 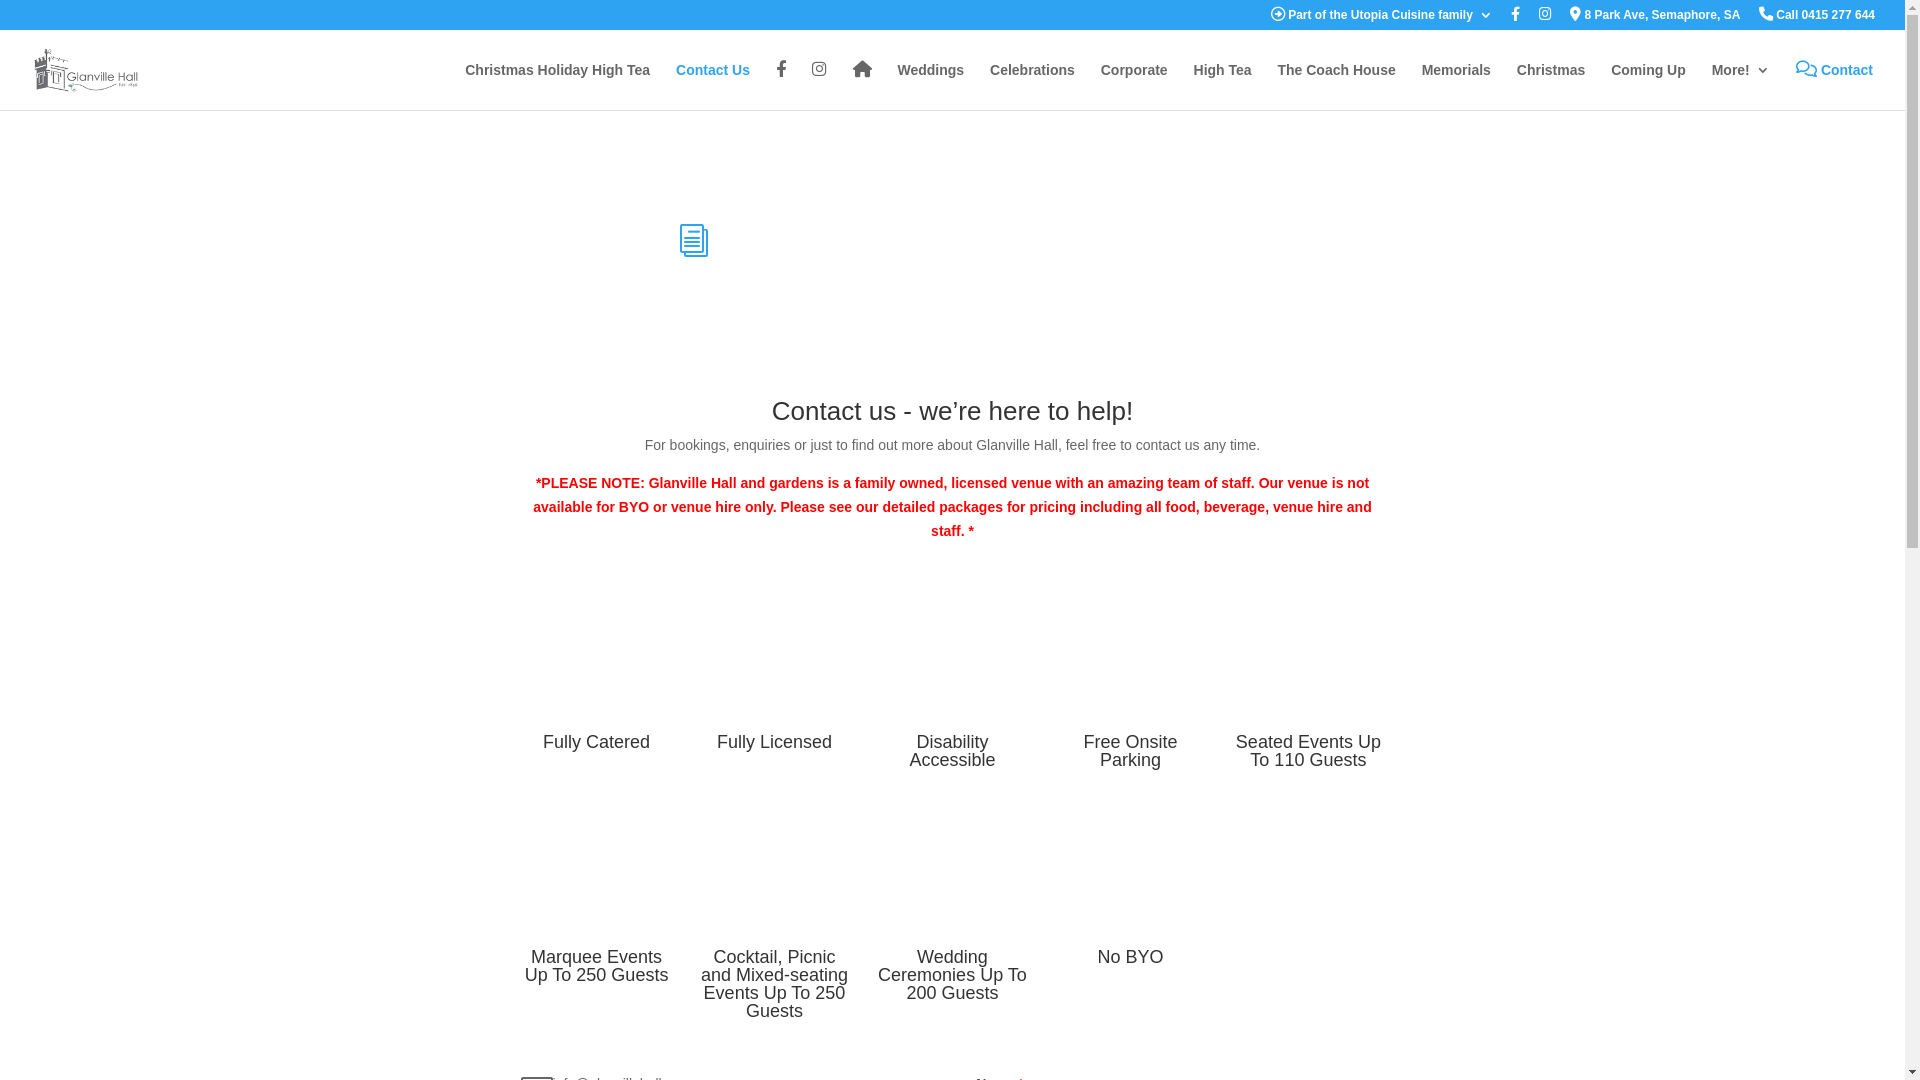 I want to click on 'i', so click(x=694, y=239).